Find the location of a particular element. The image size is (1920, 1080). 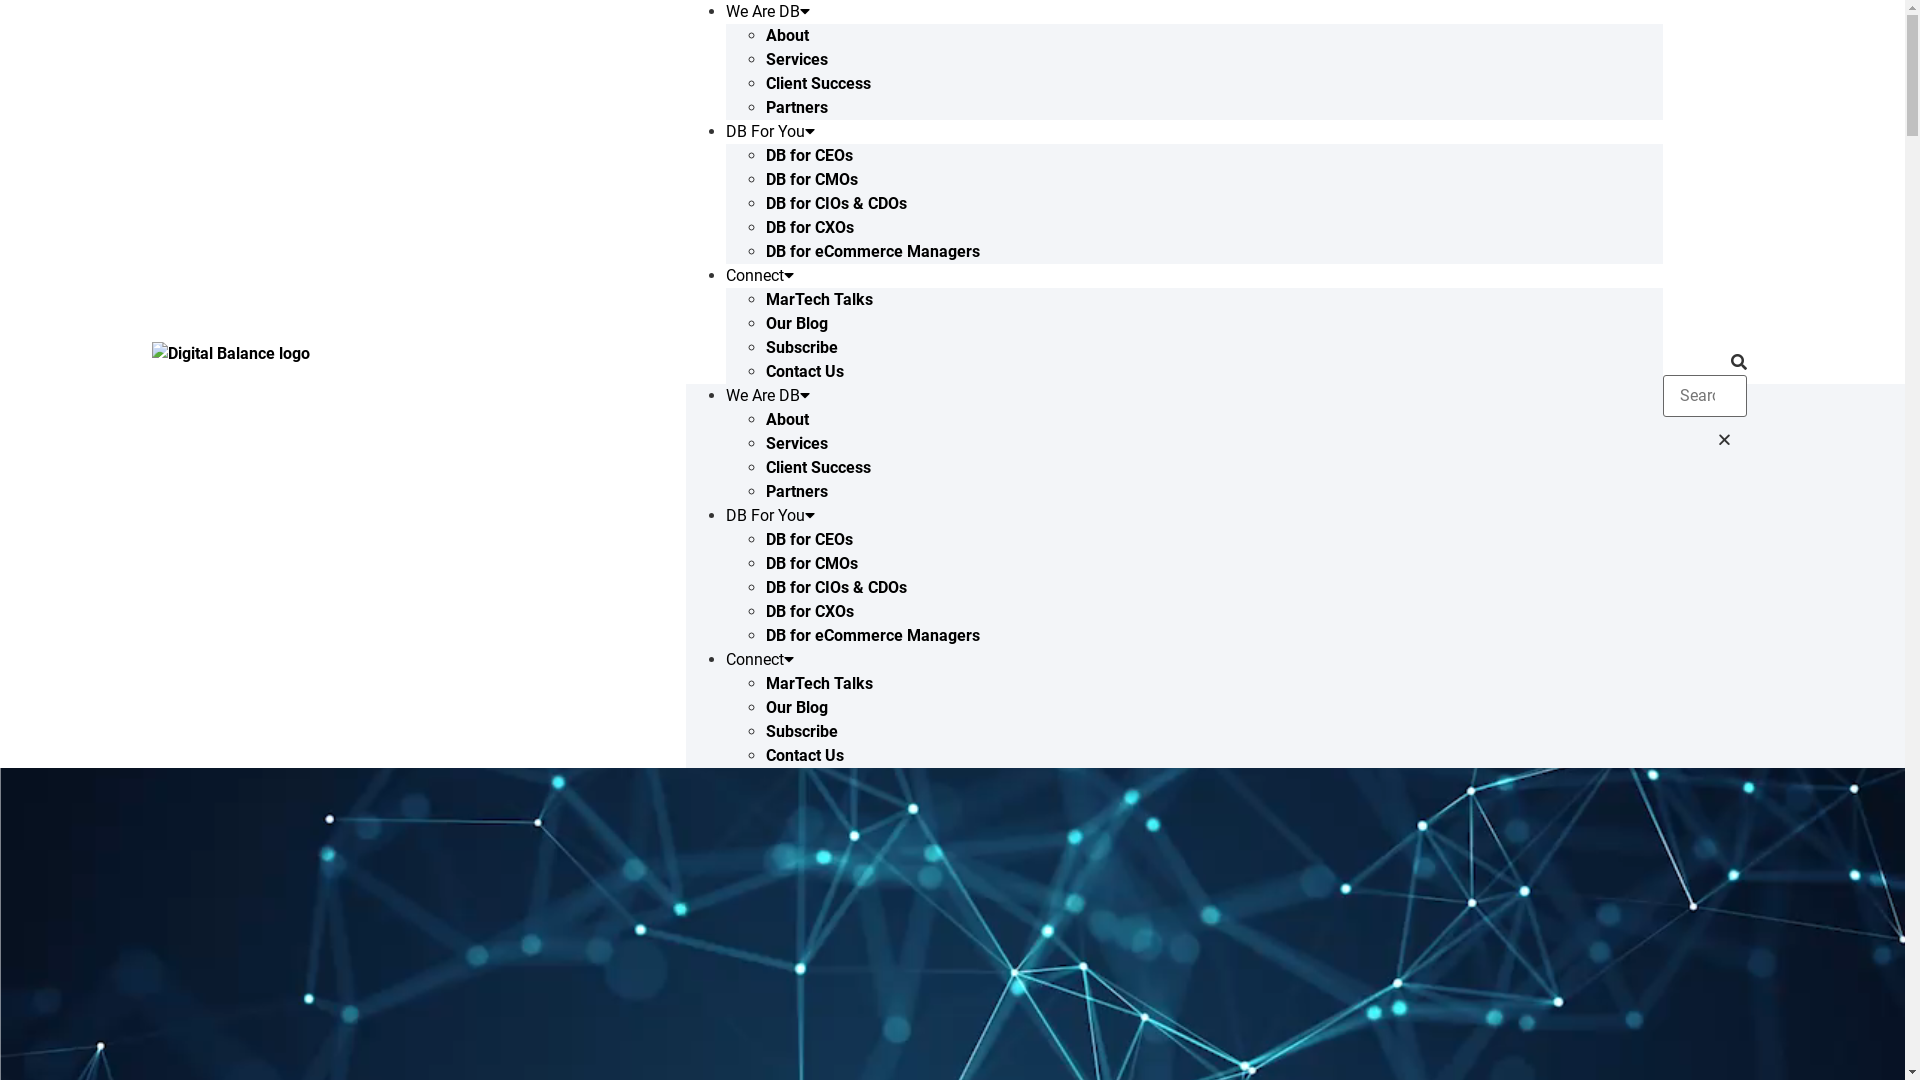

'DB for CMOs' is located at coordinates (811, 563).